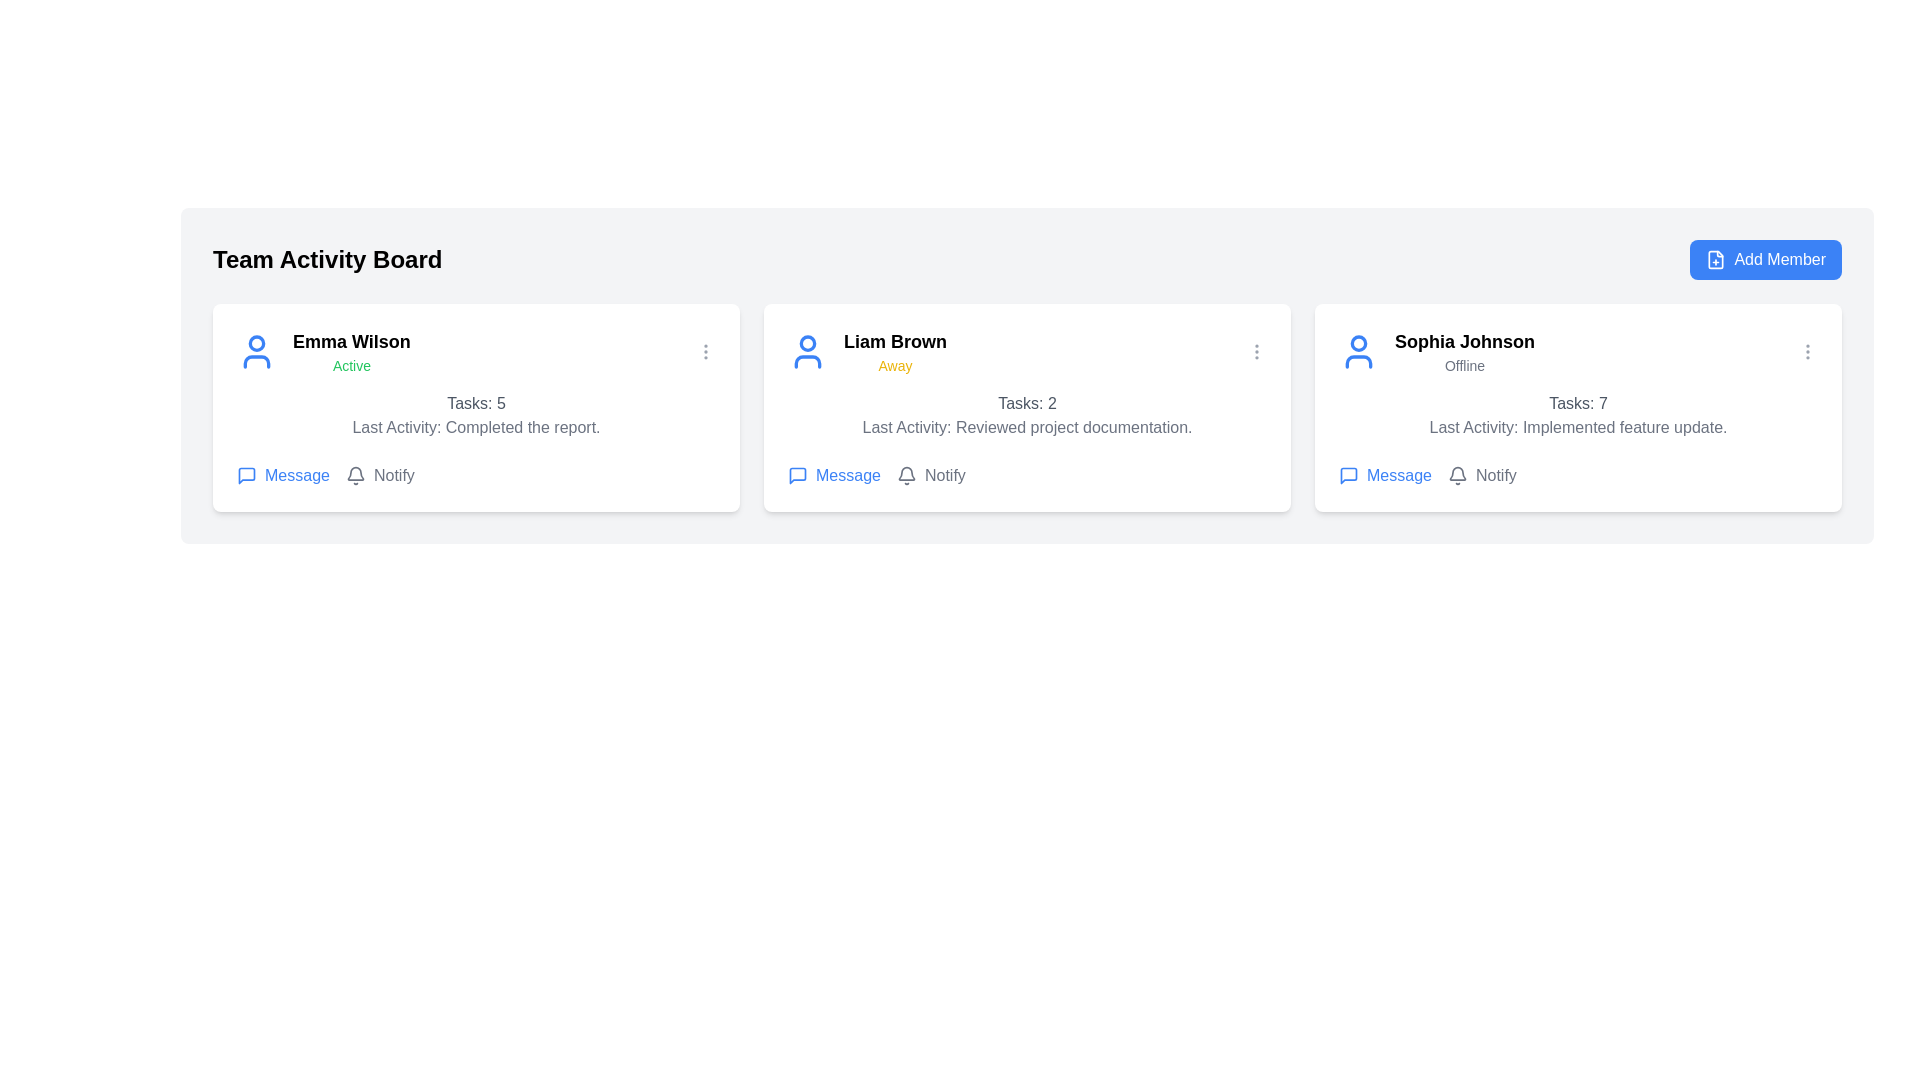 The image size is (1920, 1080). Describe the element at coordinates (894, 366) in the screenshot. I see `status text label displaying 'Away' for the individual 'Liam Brown', located below the name in the second card from the left` at that location.